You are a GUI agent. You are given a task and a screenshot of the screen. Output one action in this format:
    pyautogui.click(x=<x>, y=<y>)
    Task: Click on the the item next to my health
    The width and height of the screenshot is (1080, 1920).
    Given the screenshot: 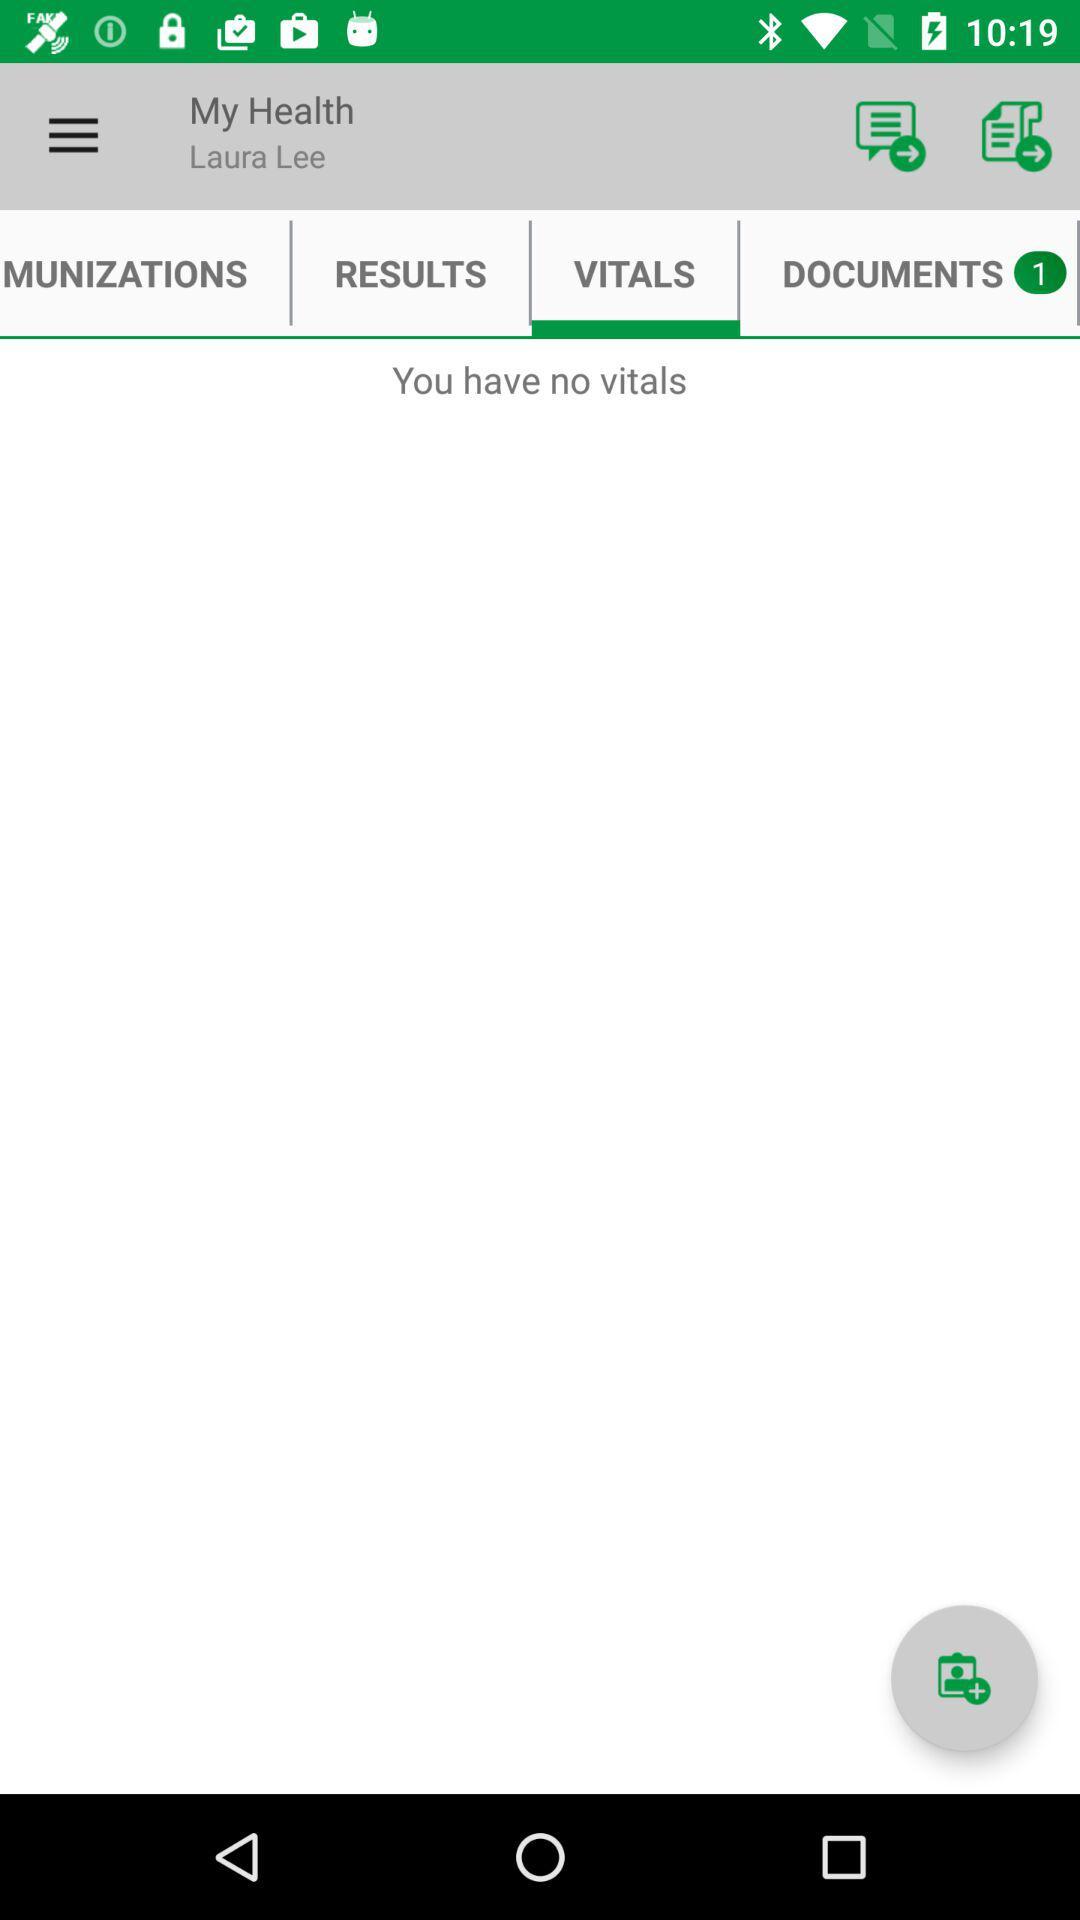 What is the action you would take?
    pyautogui.click(x=72, y=135)
    